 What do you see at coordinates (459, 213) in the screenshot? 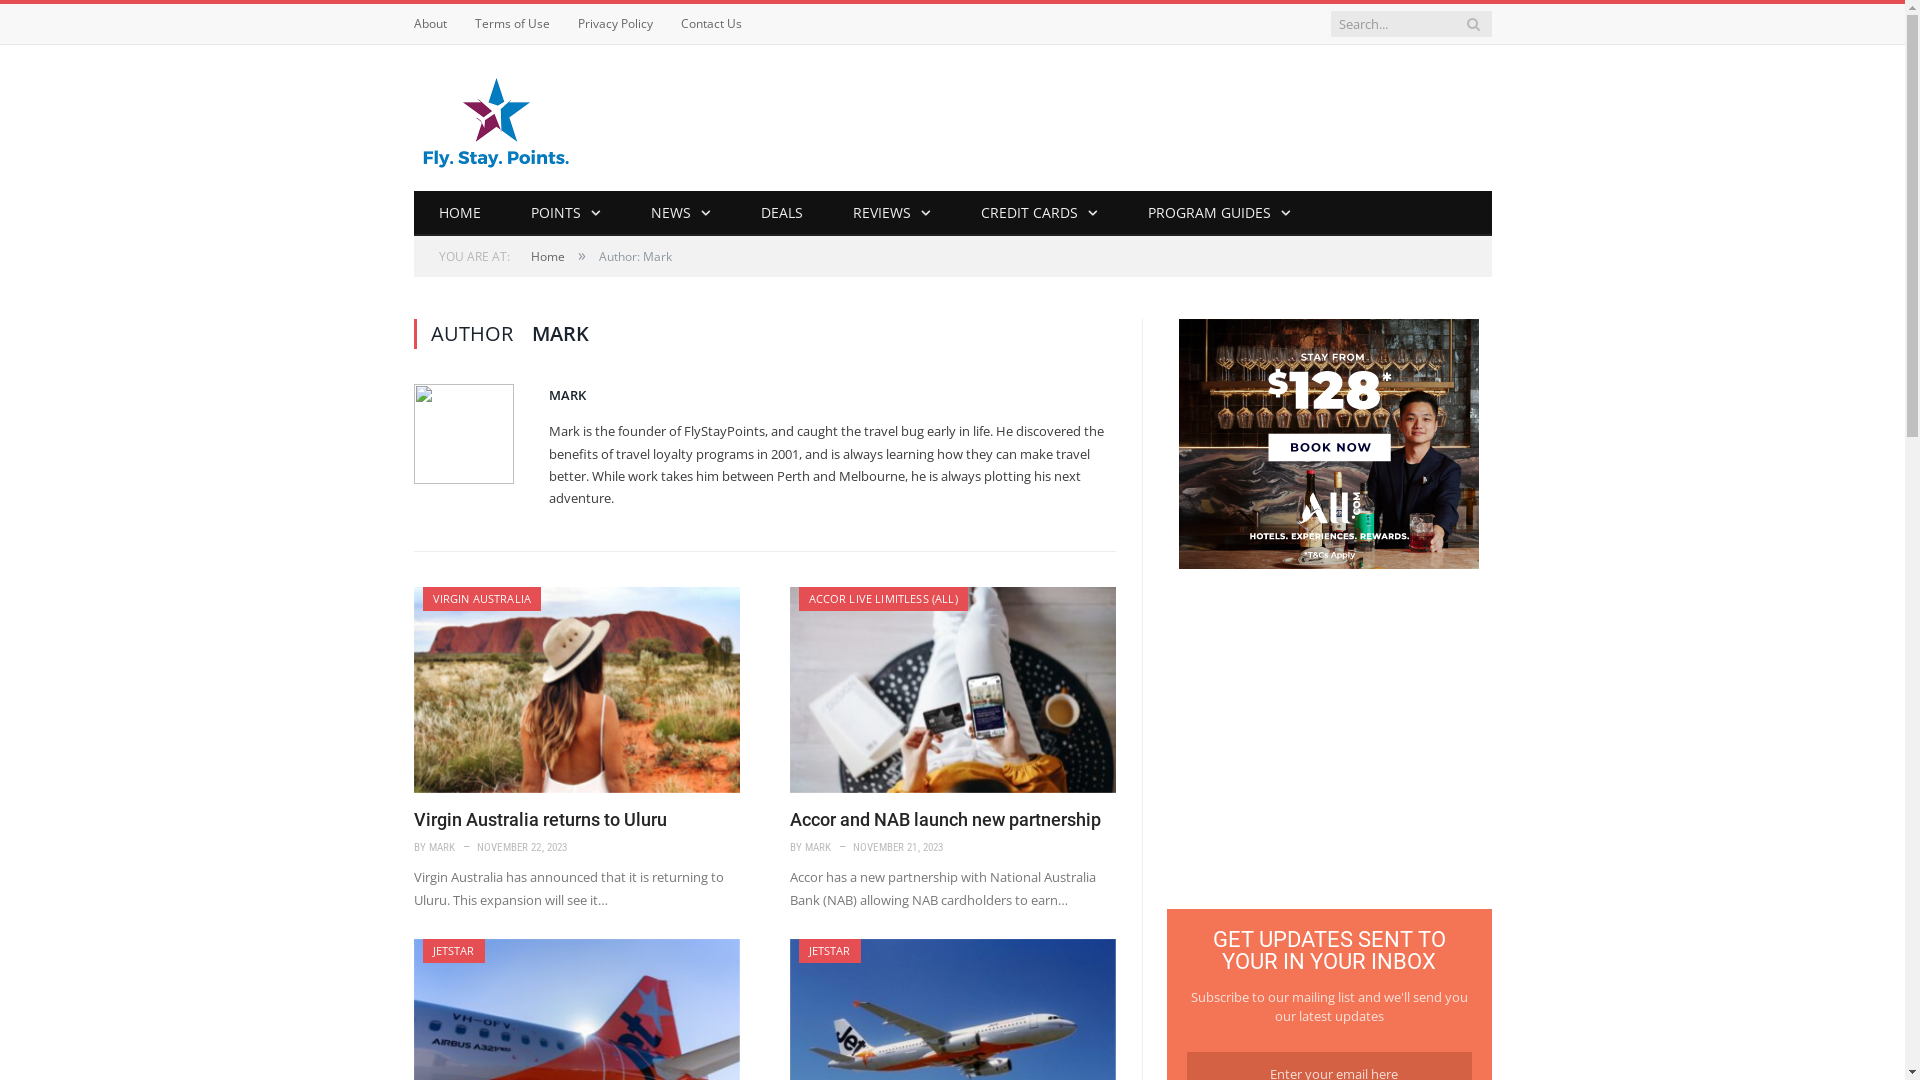
I see `'HOME'` at bounding box center [459, 213].